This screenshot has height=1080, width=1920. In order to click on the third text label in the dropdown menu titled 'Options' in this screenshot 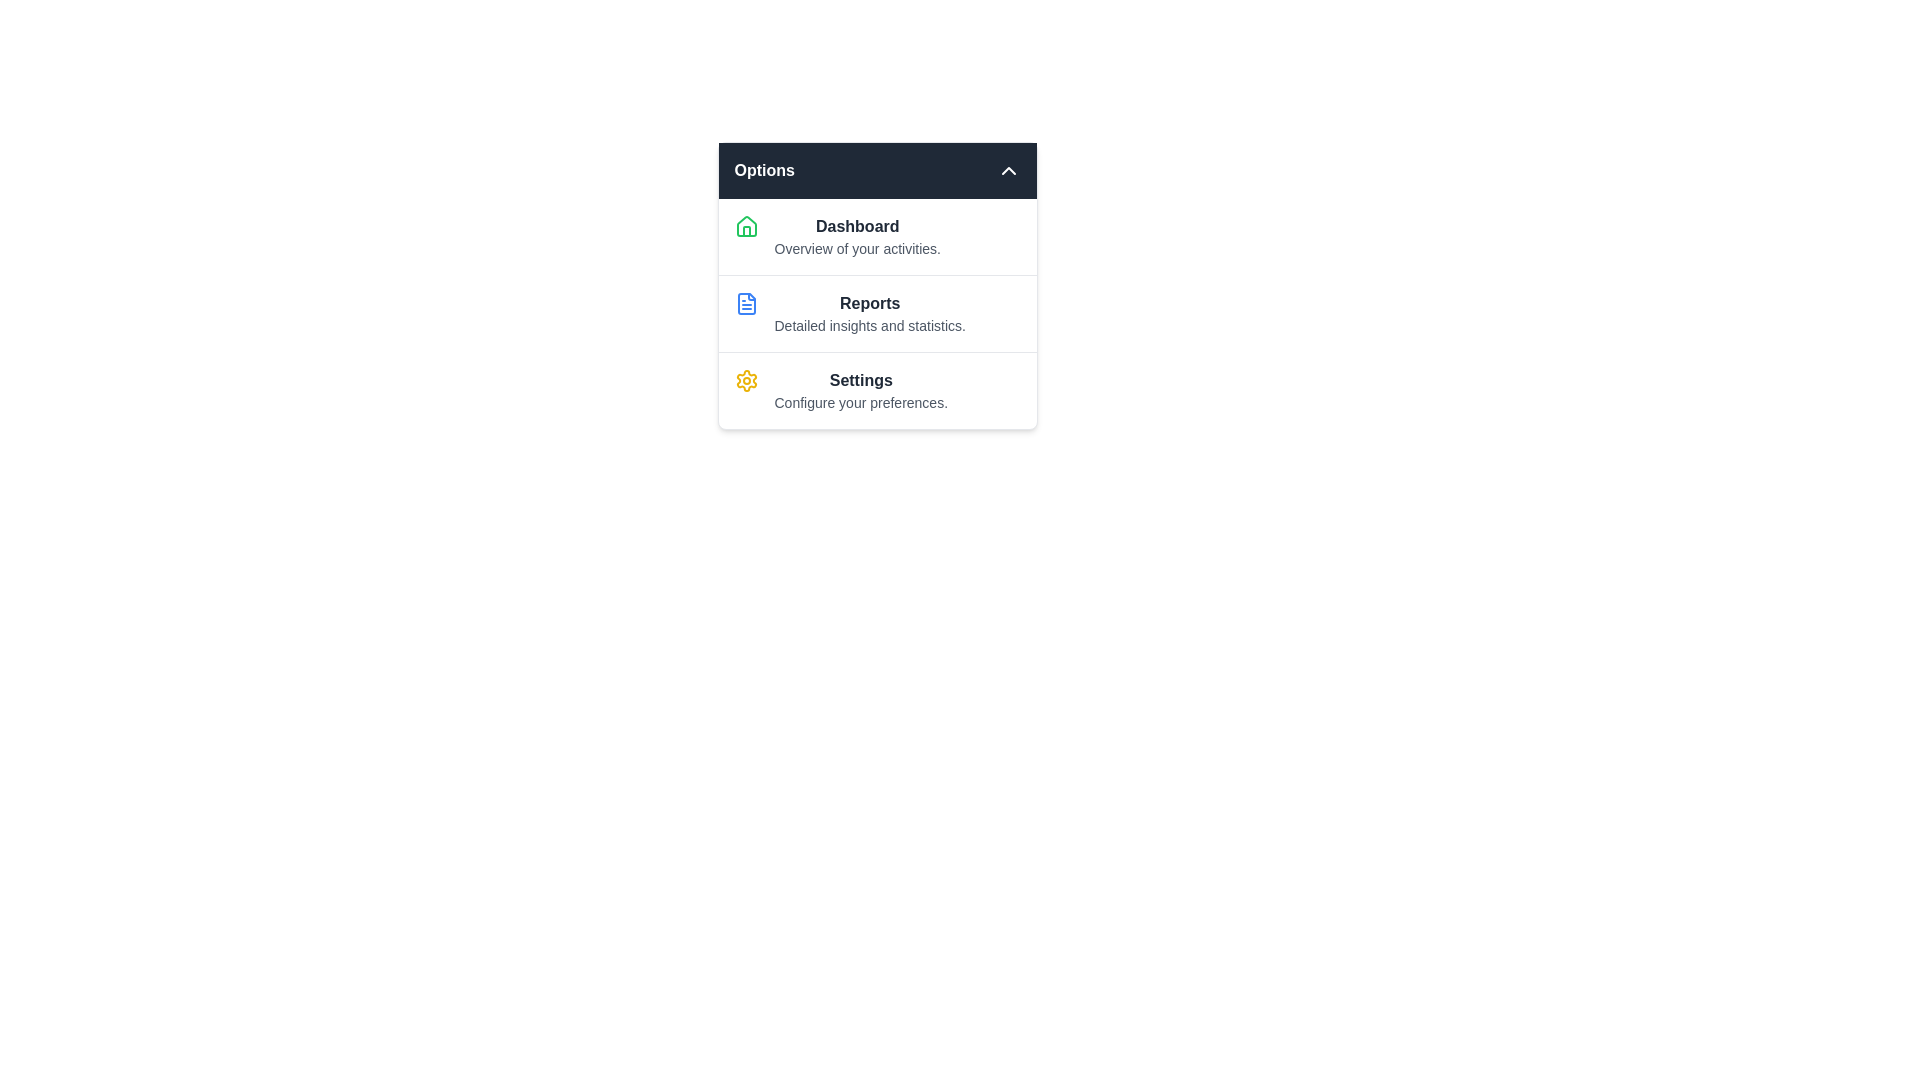, I will do `click(860, 390)`.